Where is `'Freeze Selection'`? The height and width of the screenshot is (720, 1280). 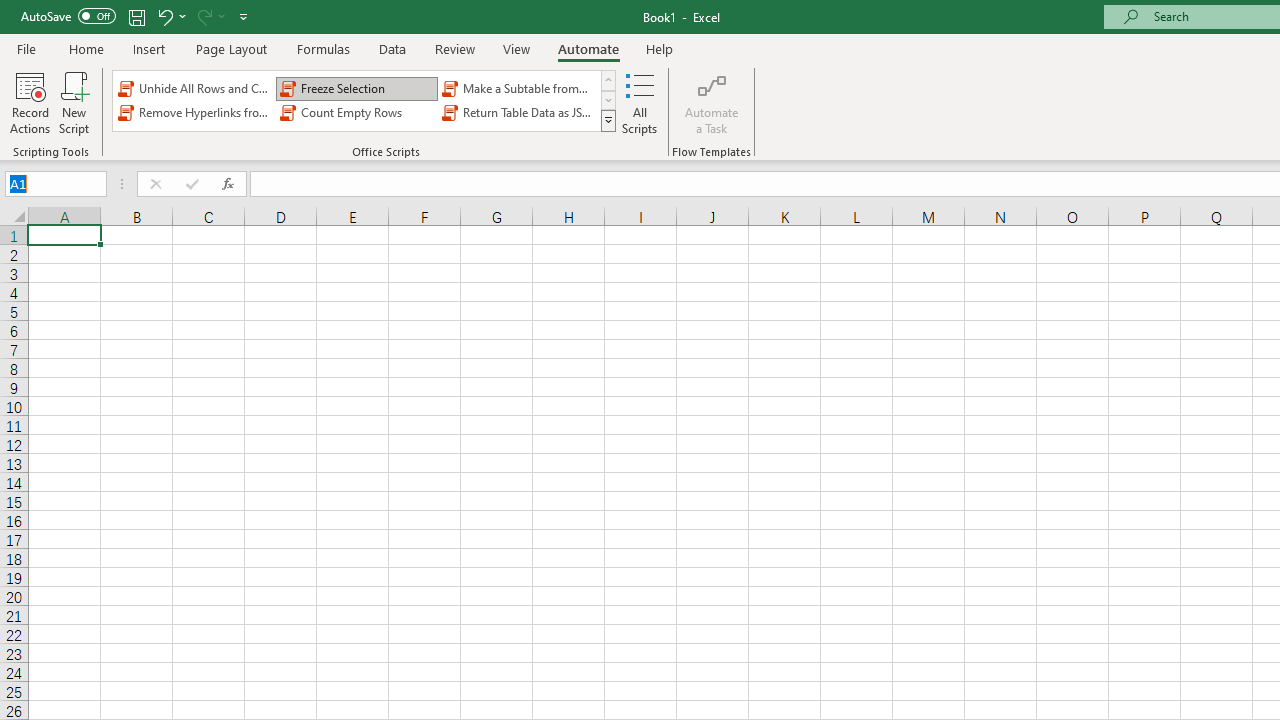 'Freeze Selection' is located at coordinates (357, 87).